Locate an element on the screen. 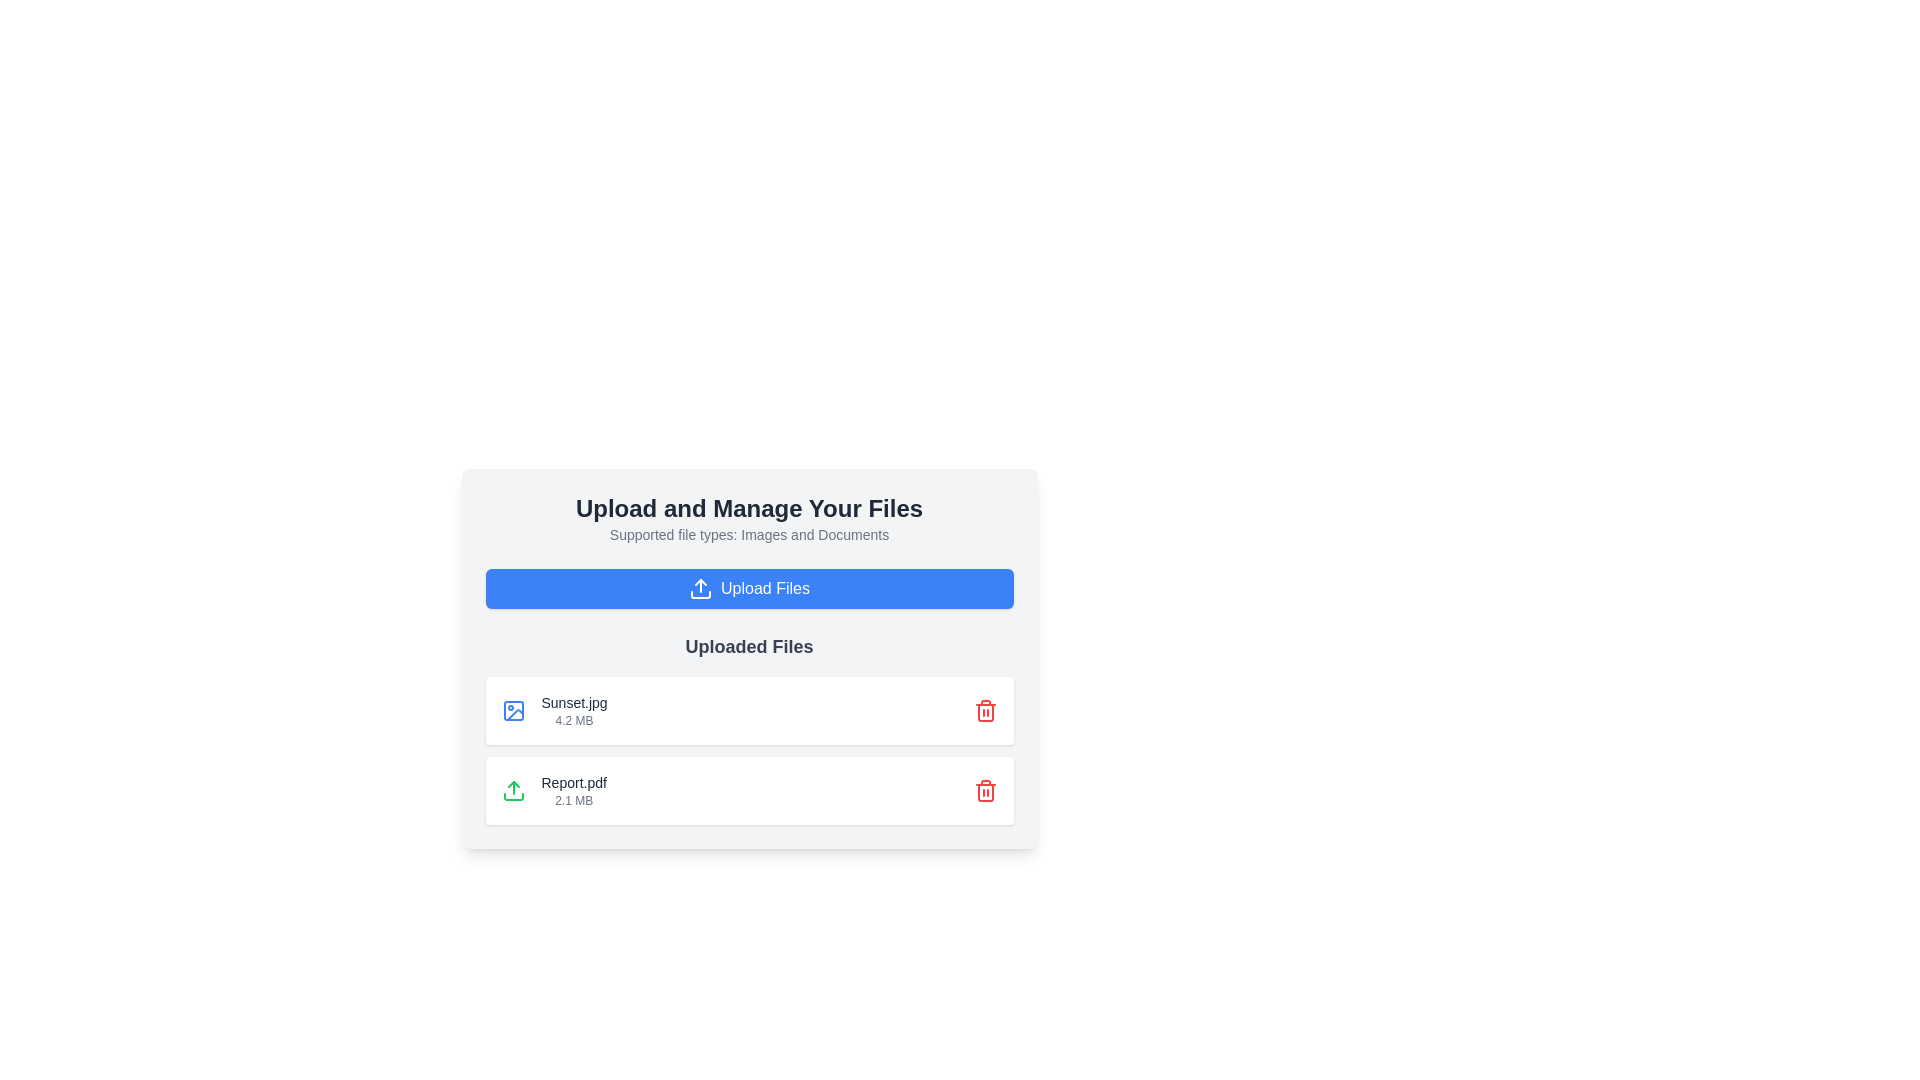 The image size is (1920, 1080). the static text label displaying 'Supported file types: Images and Documents', which is positioned below the header 'Upload and Manage Your Files' and above the 'Upload Files' button is located at coordinates (748, 534).